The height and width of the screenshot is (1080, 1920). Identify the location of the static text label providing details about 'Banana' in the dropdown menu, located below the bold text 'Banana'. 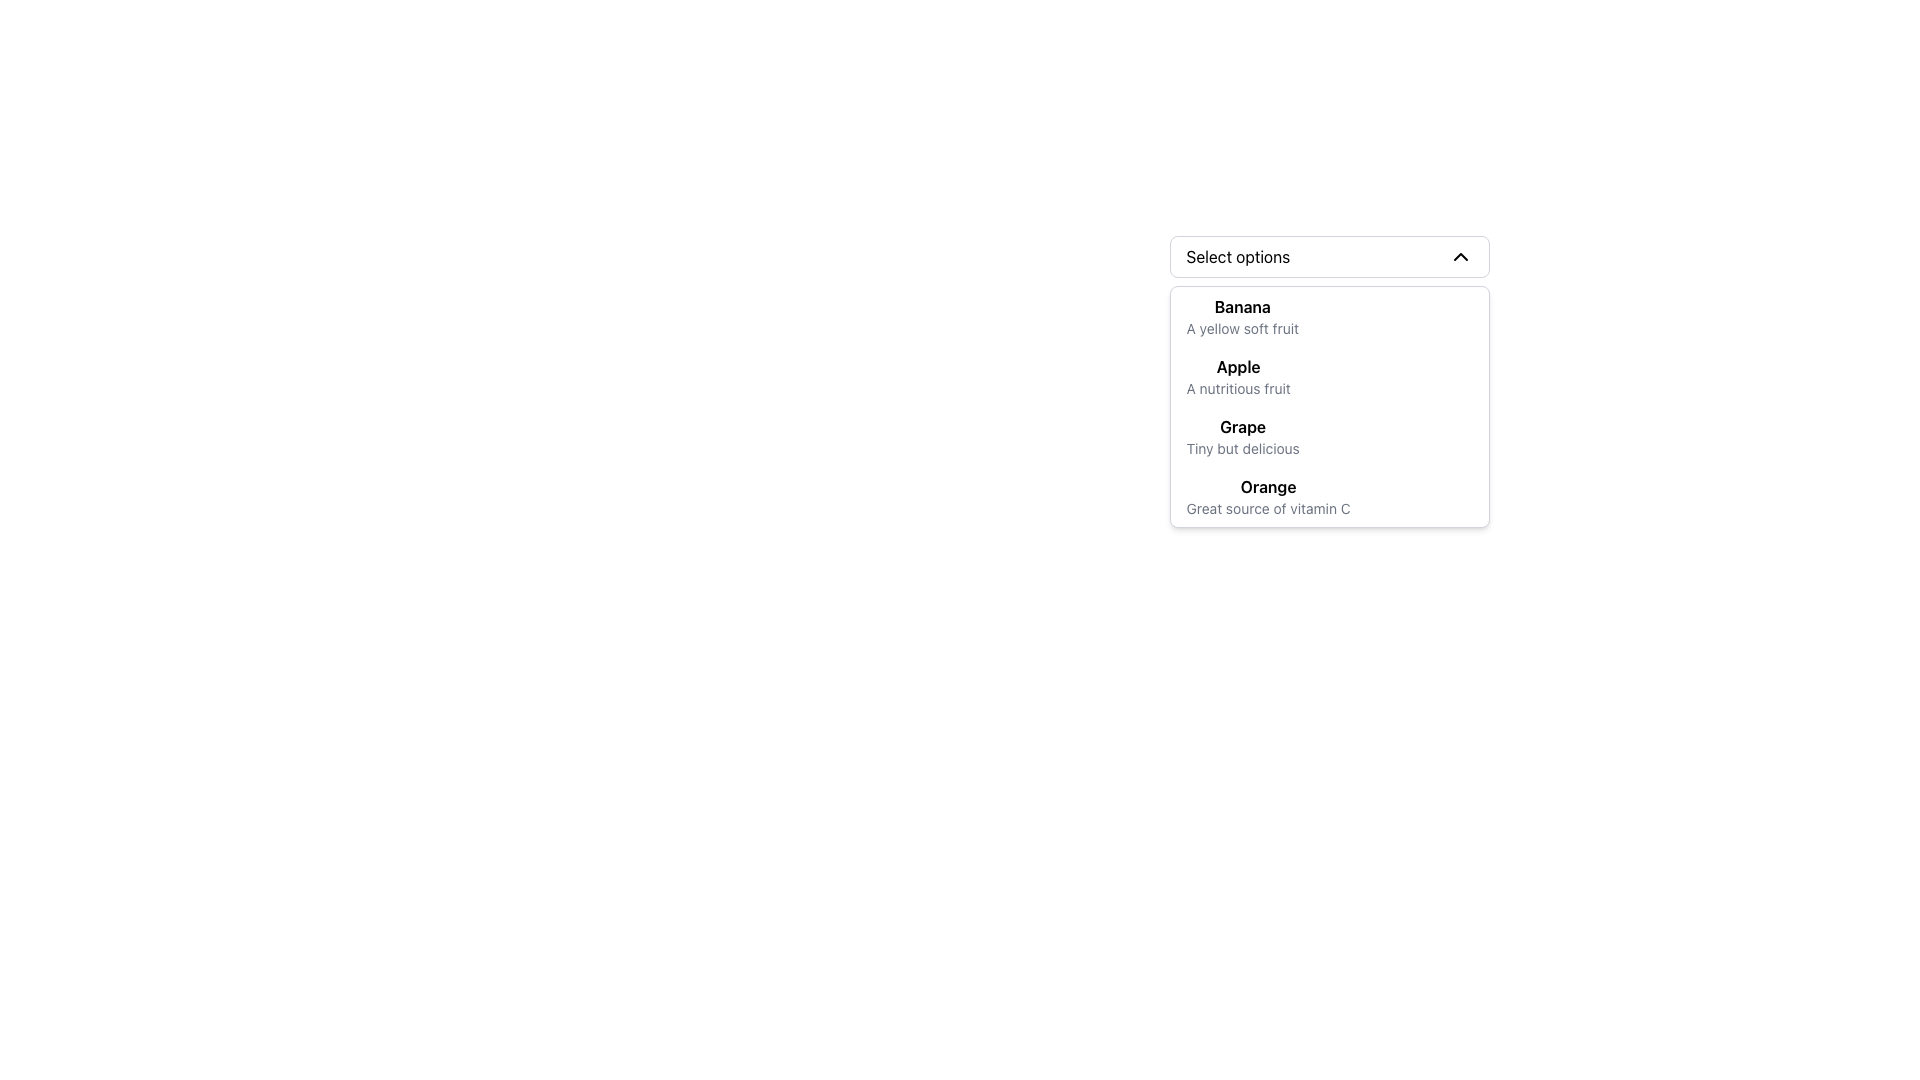
(1241, 327).